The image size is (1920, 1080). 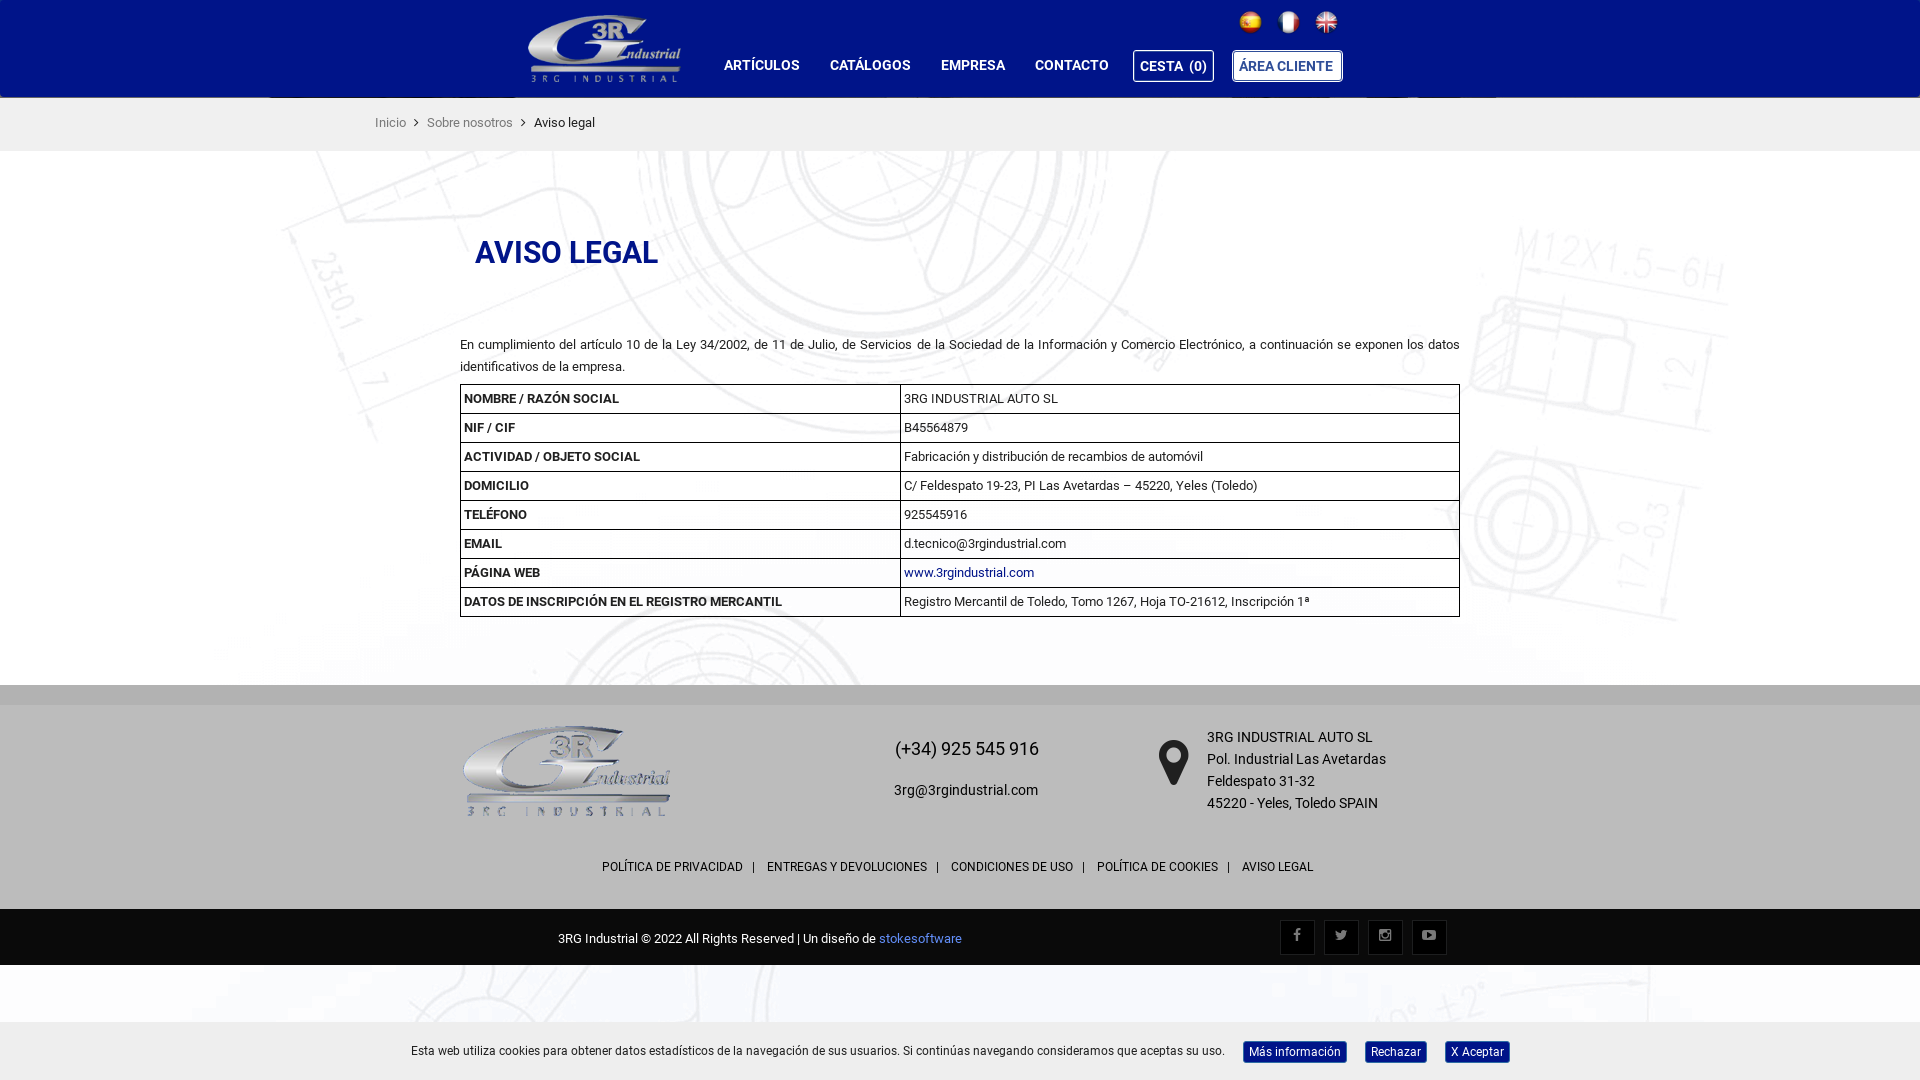 I want to click on '  CONDICIONES DE USO   |  ', so click(x=1017, y=866).